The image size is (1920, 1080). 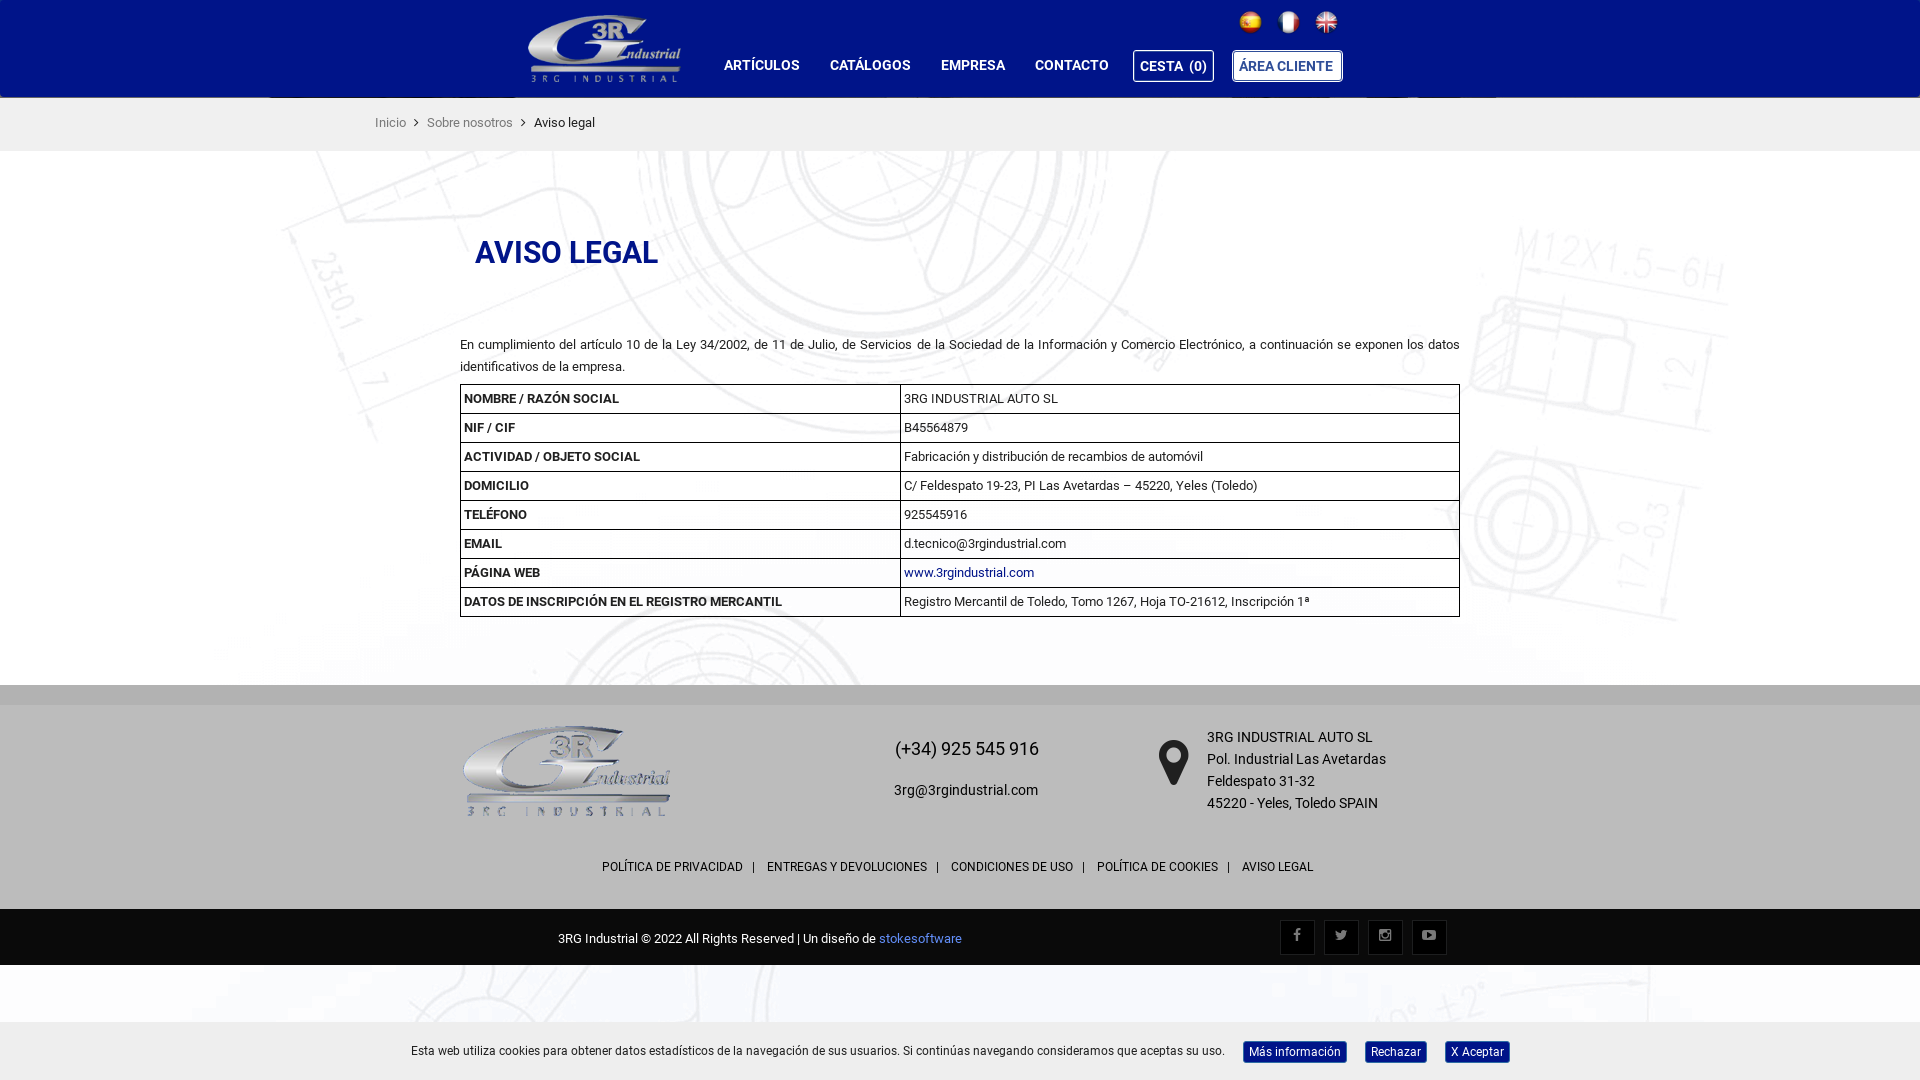 I want to click on '  CONDICIONES DE USO   |  ', so click(x=1017, y=866).